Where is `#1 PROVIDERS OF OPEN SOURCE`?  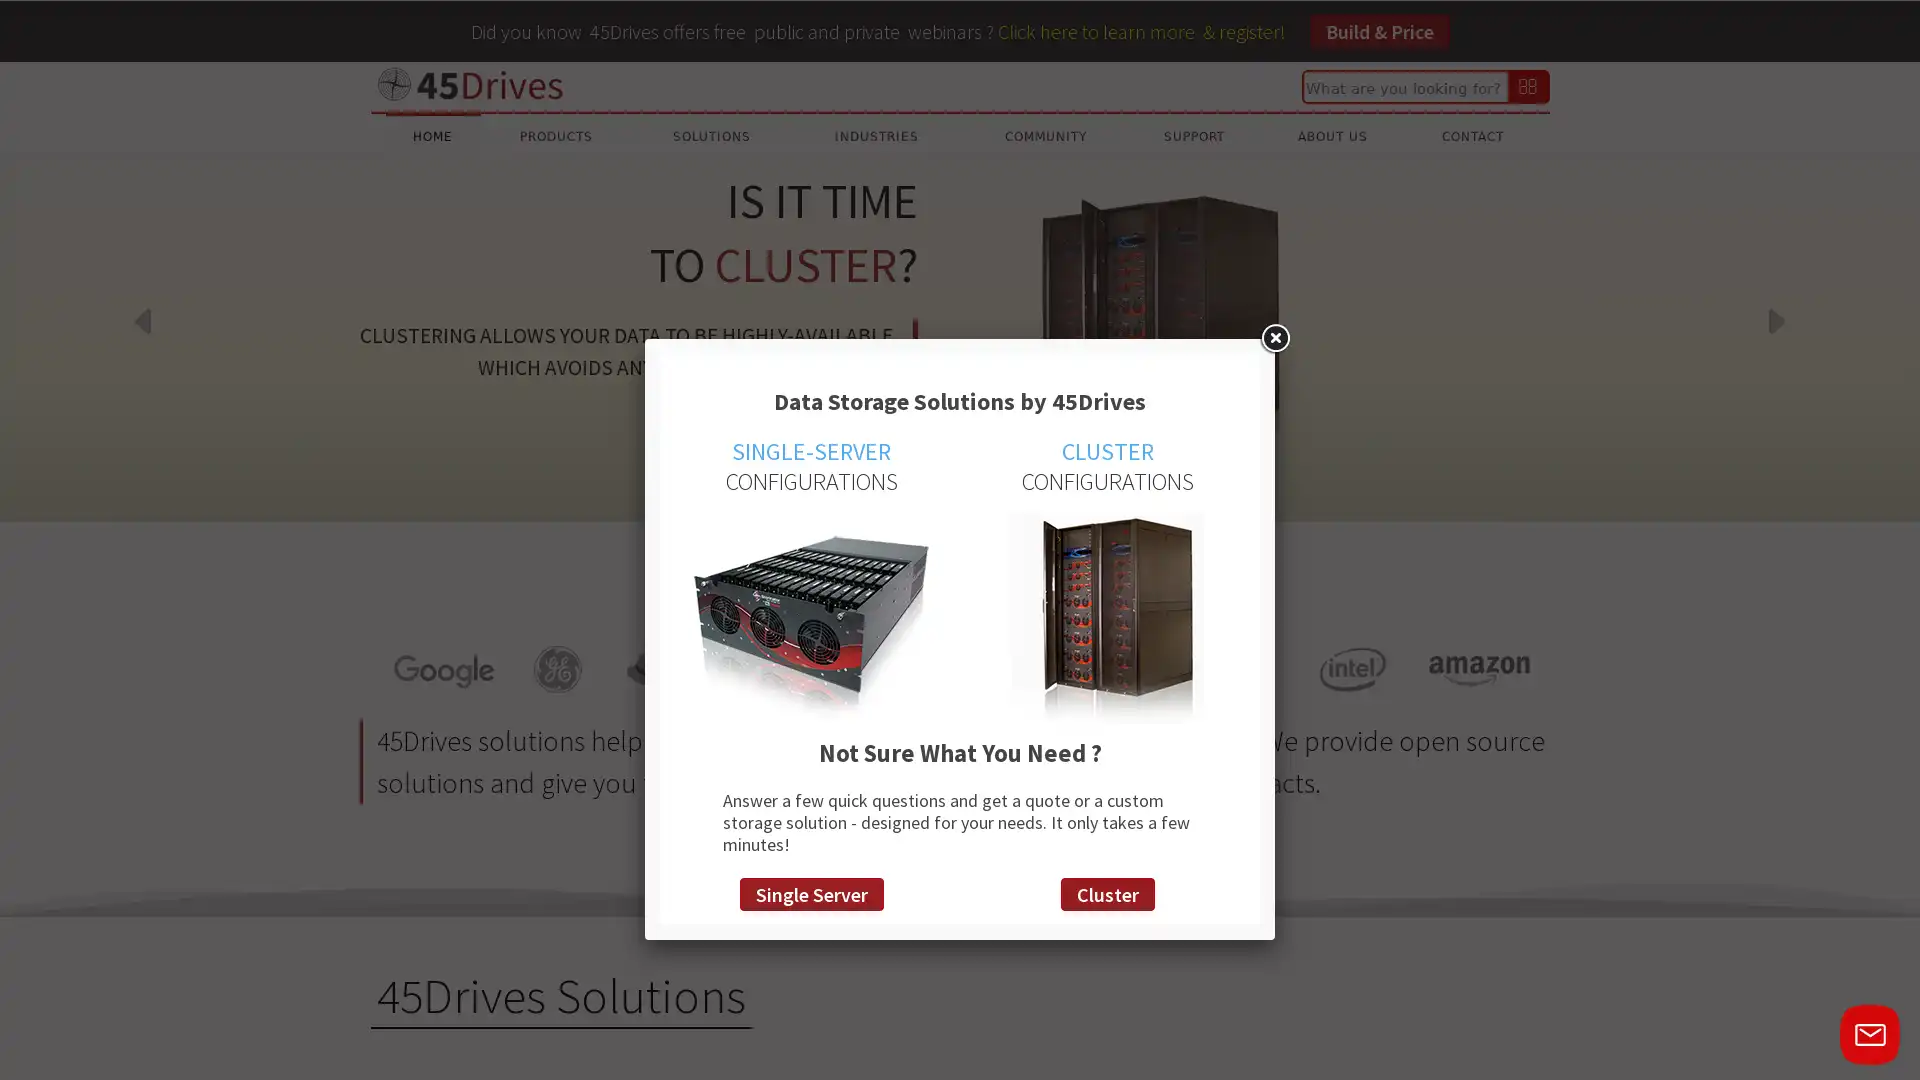
#1 PROVIDERS OF OPEN SOURCE is located at coordinates (978, 495).